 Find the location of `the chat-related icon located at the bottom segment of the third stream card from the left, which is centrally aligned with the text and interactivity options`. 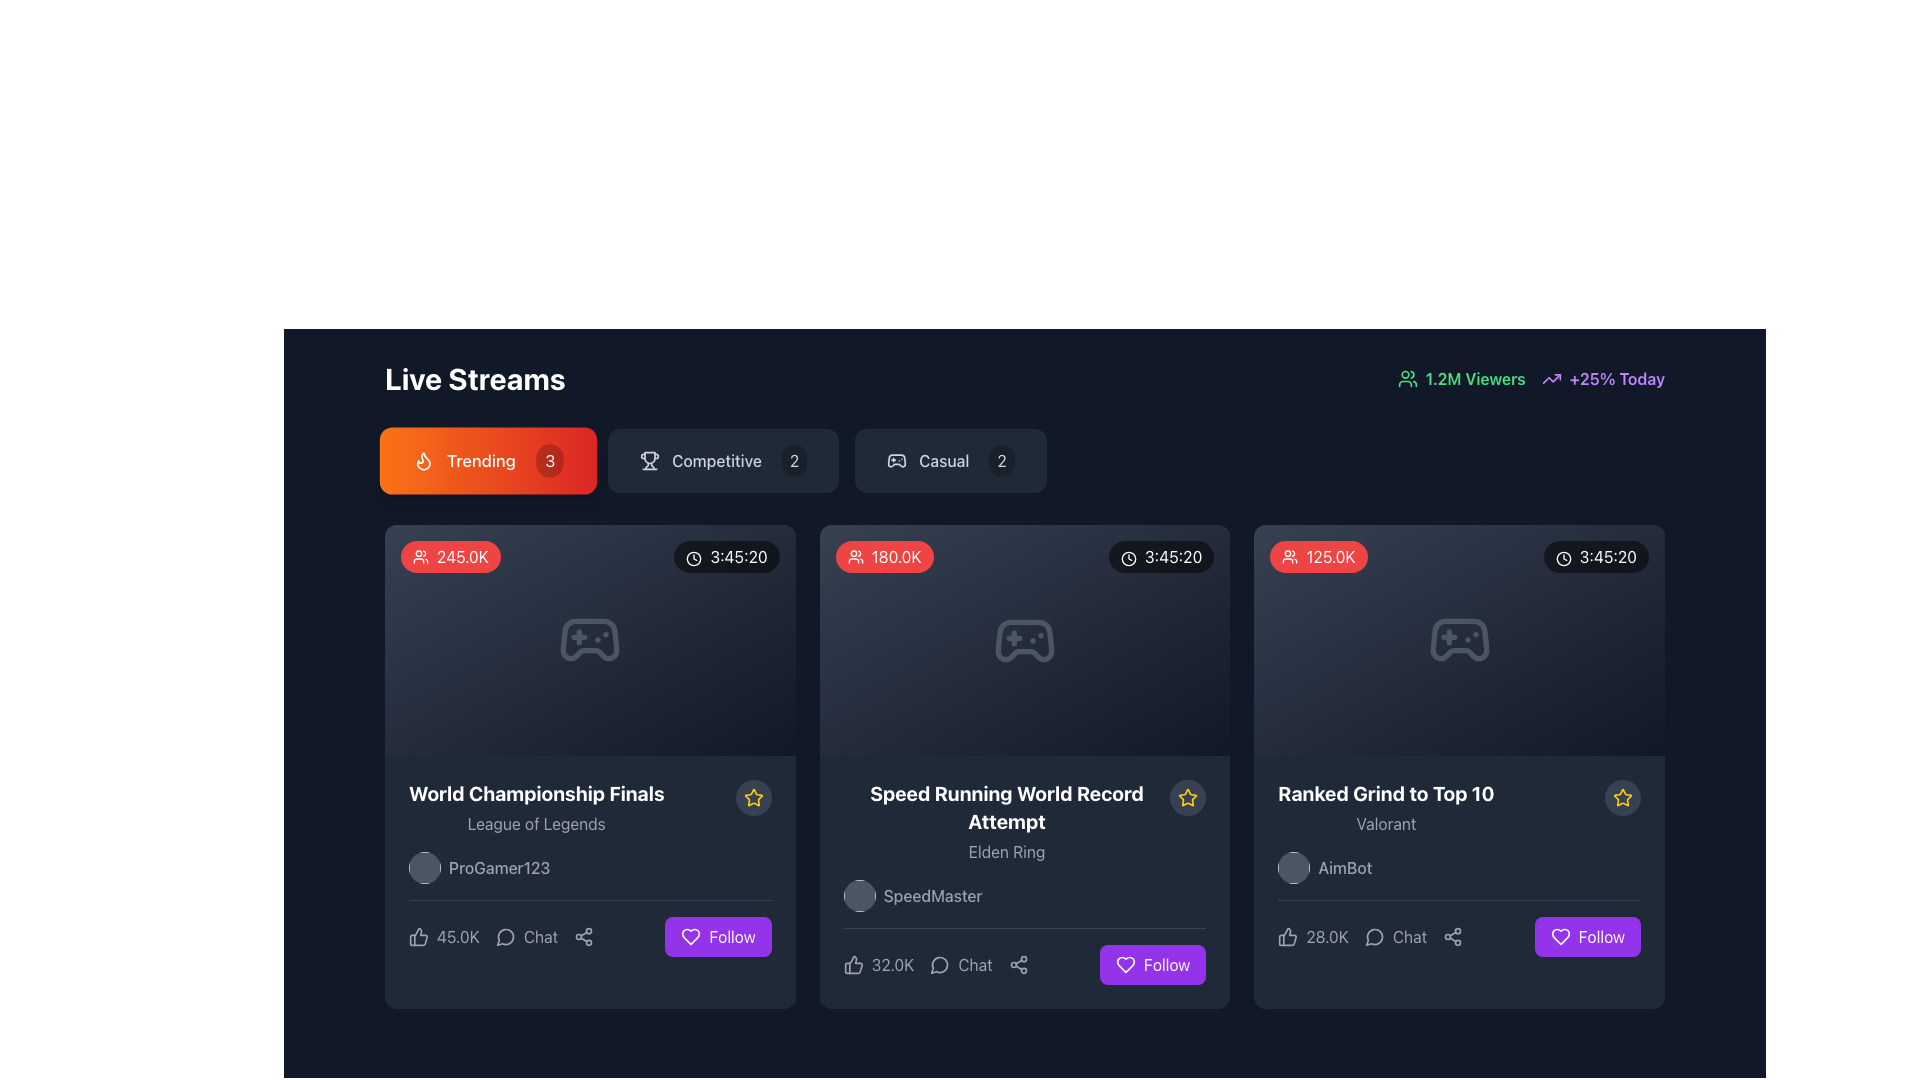

the chat-related icon located at the bottom segment of the third stream card from the left, which is centrally aligned with the text and interactivity options is located at coordinates (1372, 937).